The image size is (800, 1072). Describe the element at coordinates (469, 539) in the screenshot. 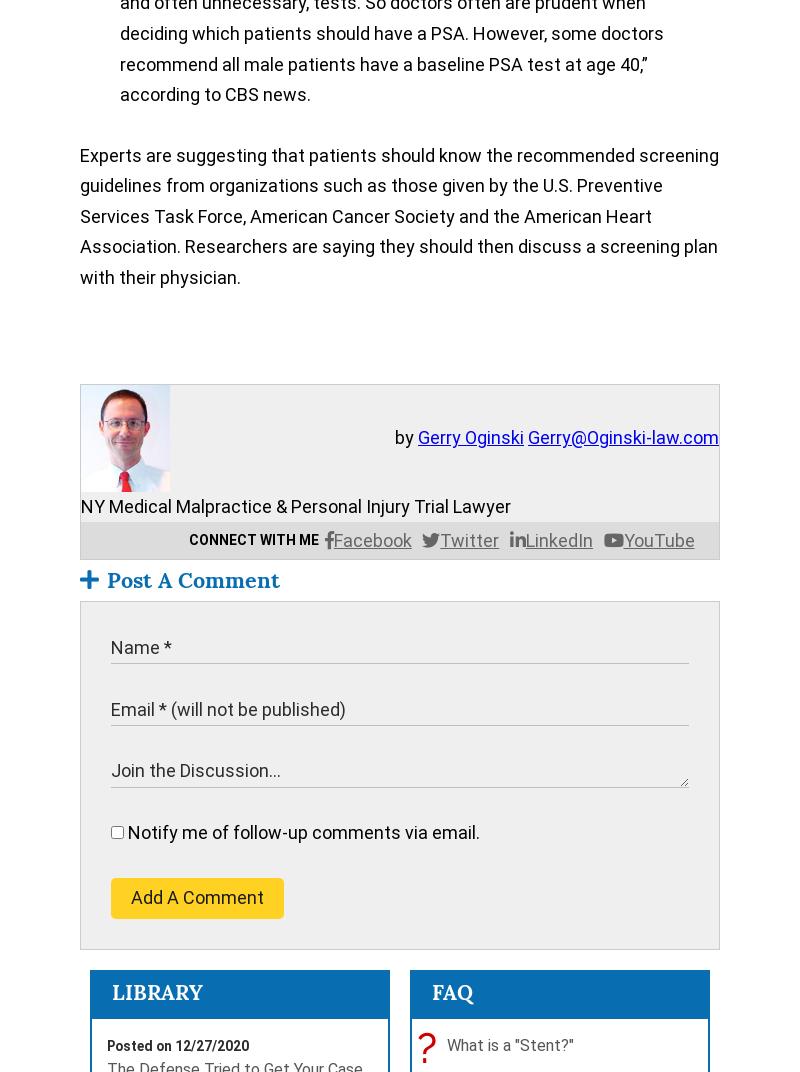

I see `'Twitter'` at that location.